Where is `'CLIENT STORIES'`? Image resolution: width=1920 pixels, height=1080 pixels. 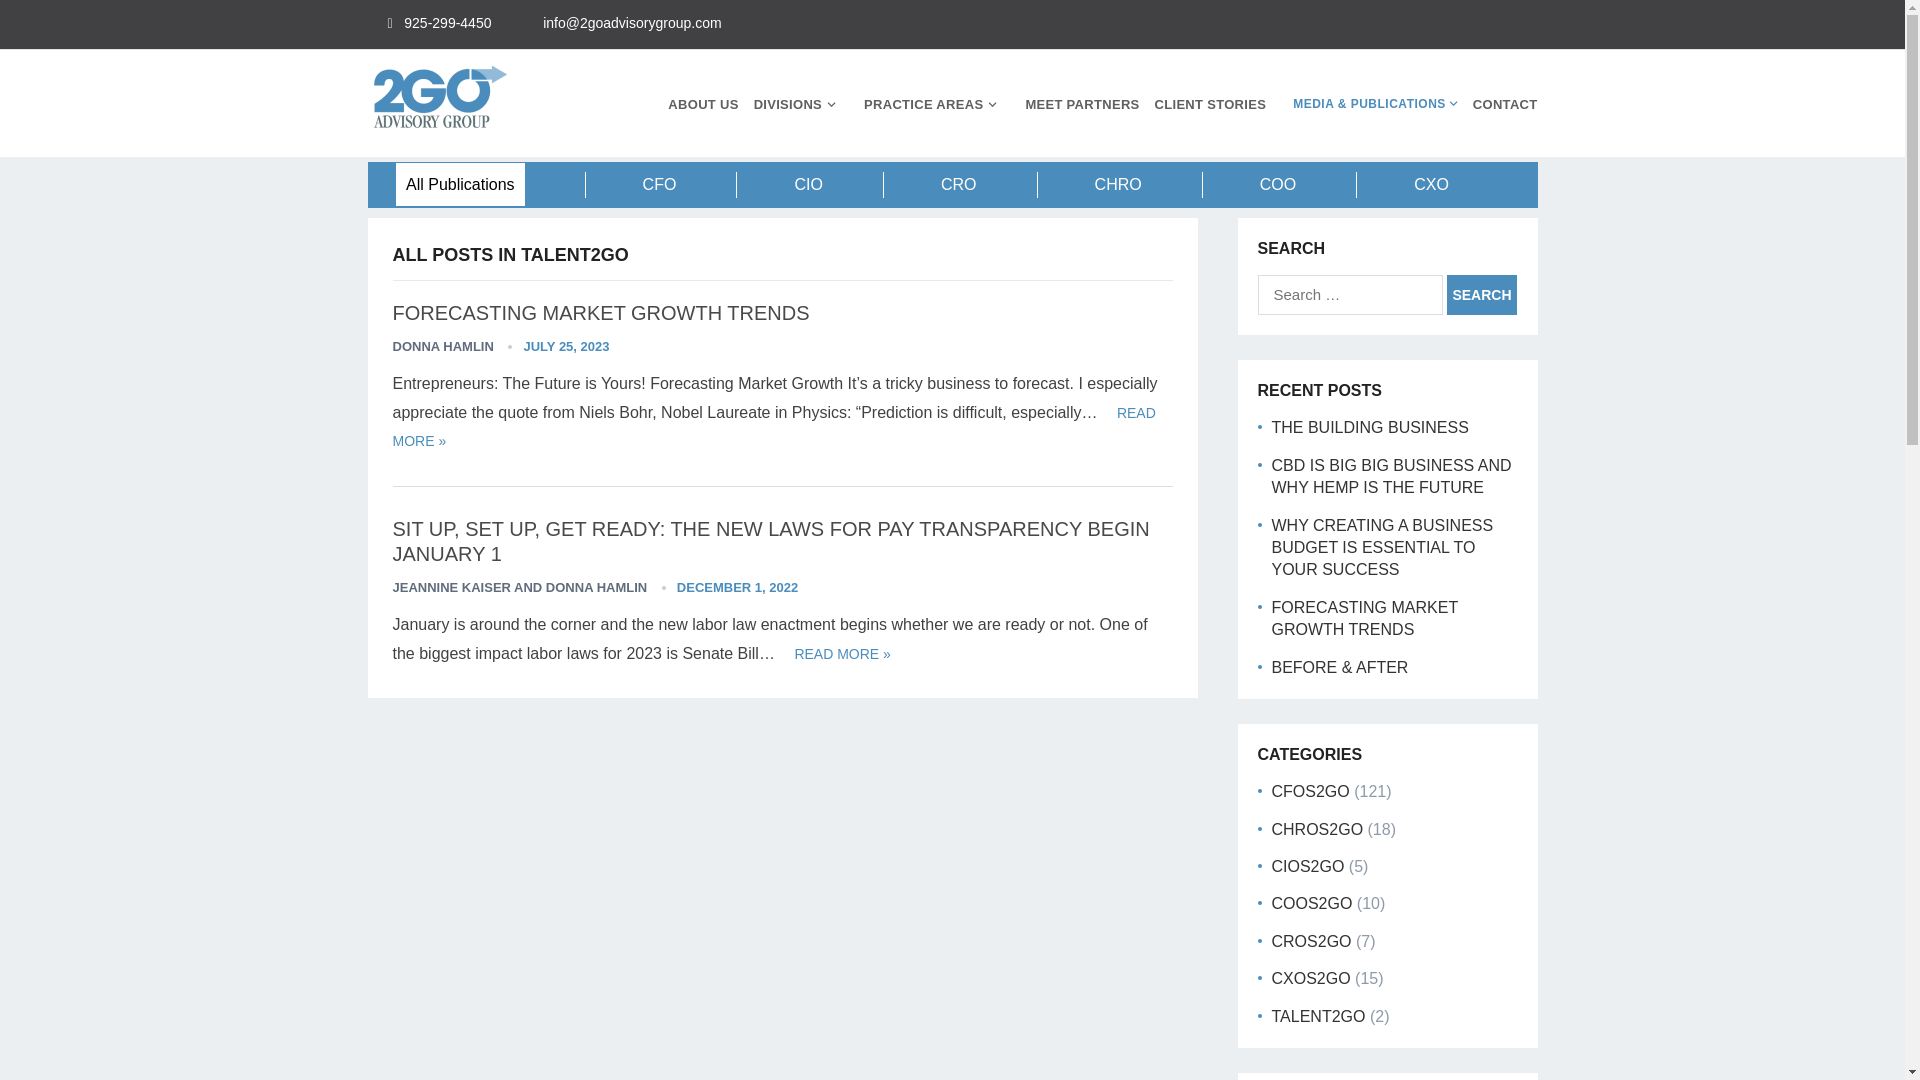 'CLIENT STORIES' is located at coordinates (1155, 104).